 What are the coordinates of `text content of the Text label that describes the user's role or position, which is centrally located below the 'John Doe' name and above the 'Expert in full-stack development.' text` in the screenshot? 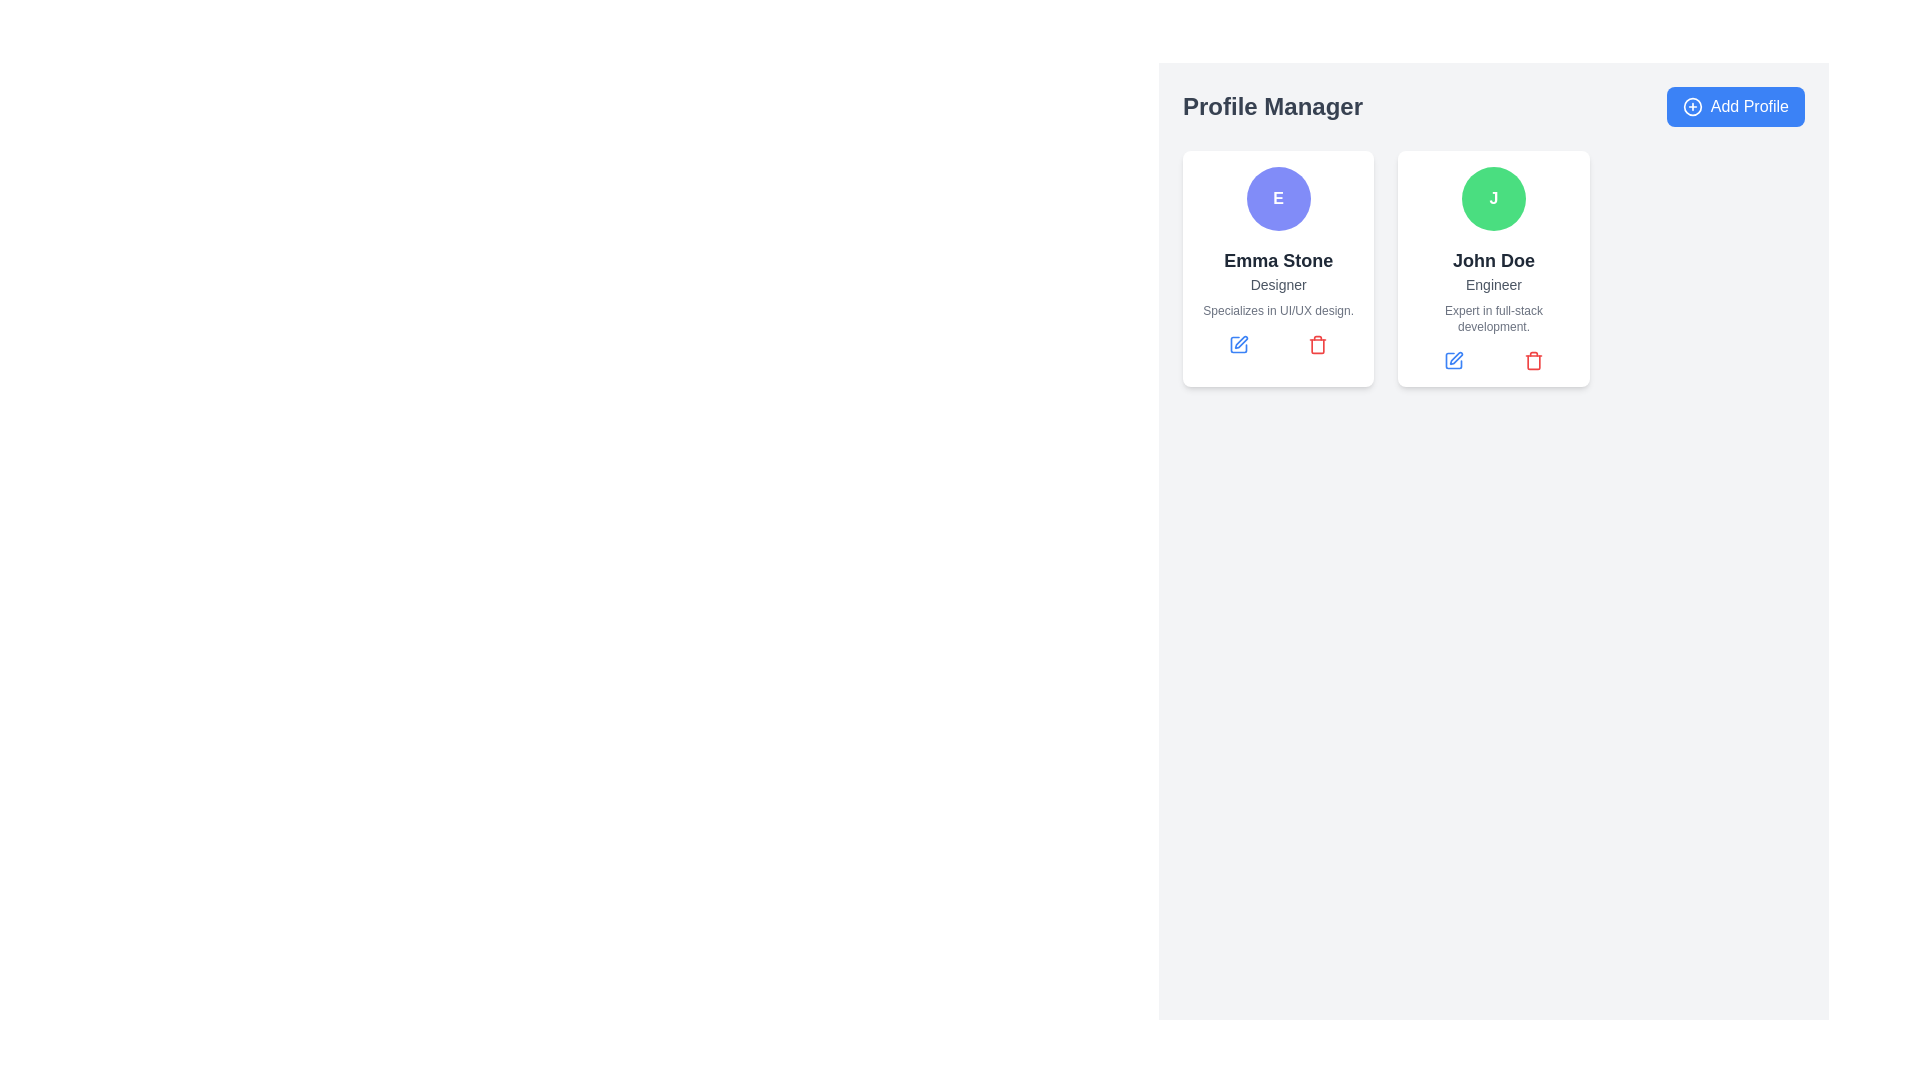 It's located at (1493, 285).